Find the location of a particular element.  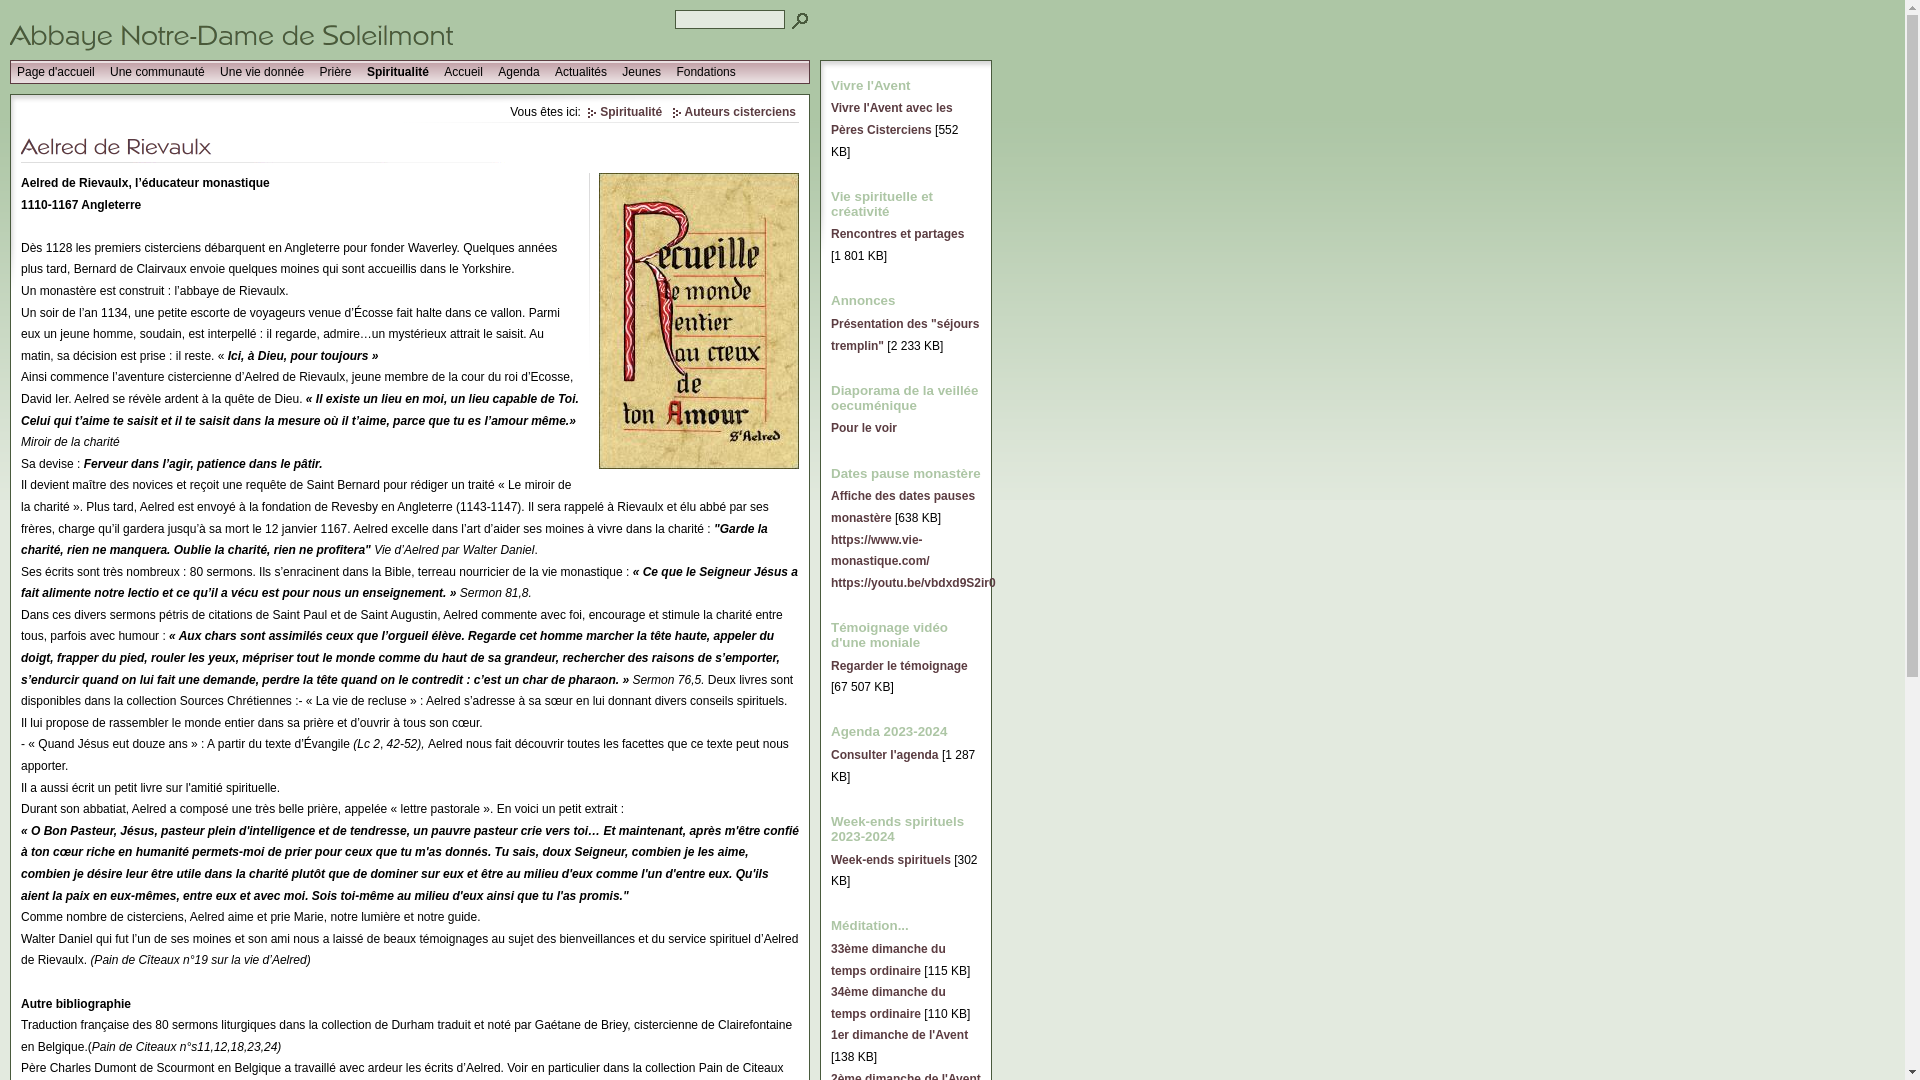

'Week-ends spirituels' is located at coordinates (830, 859).